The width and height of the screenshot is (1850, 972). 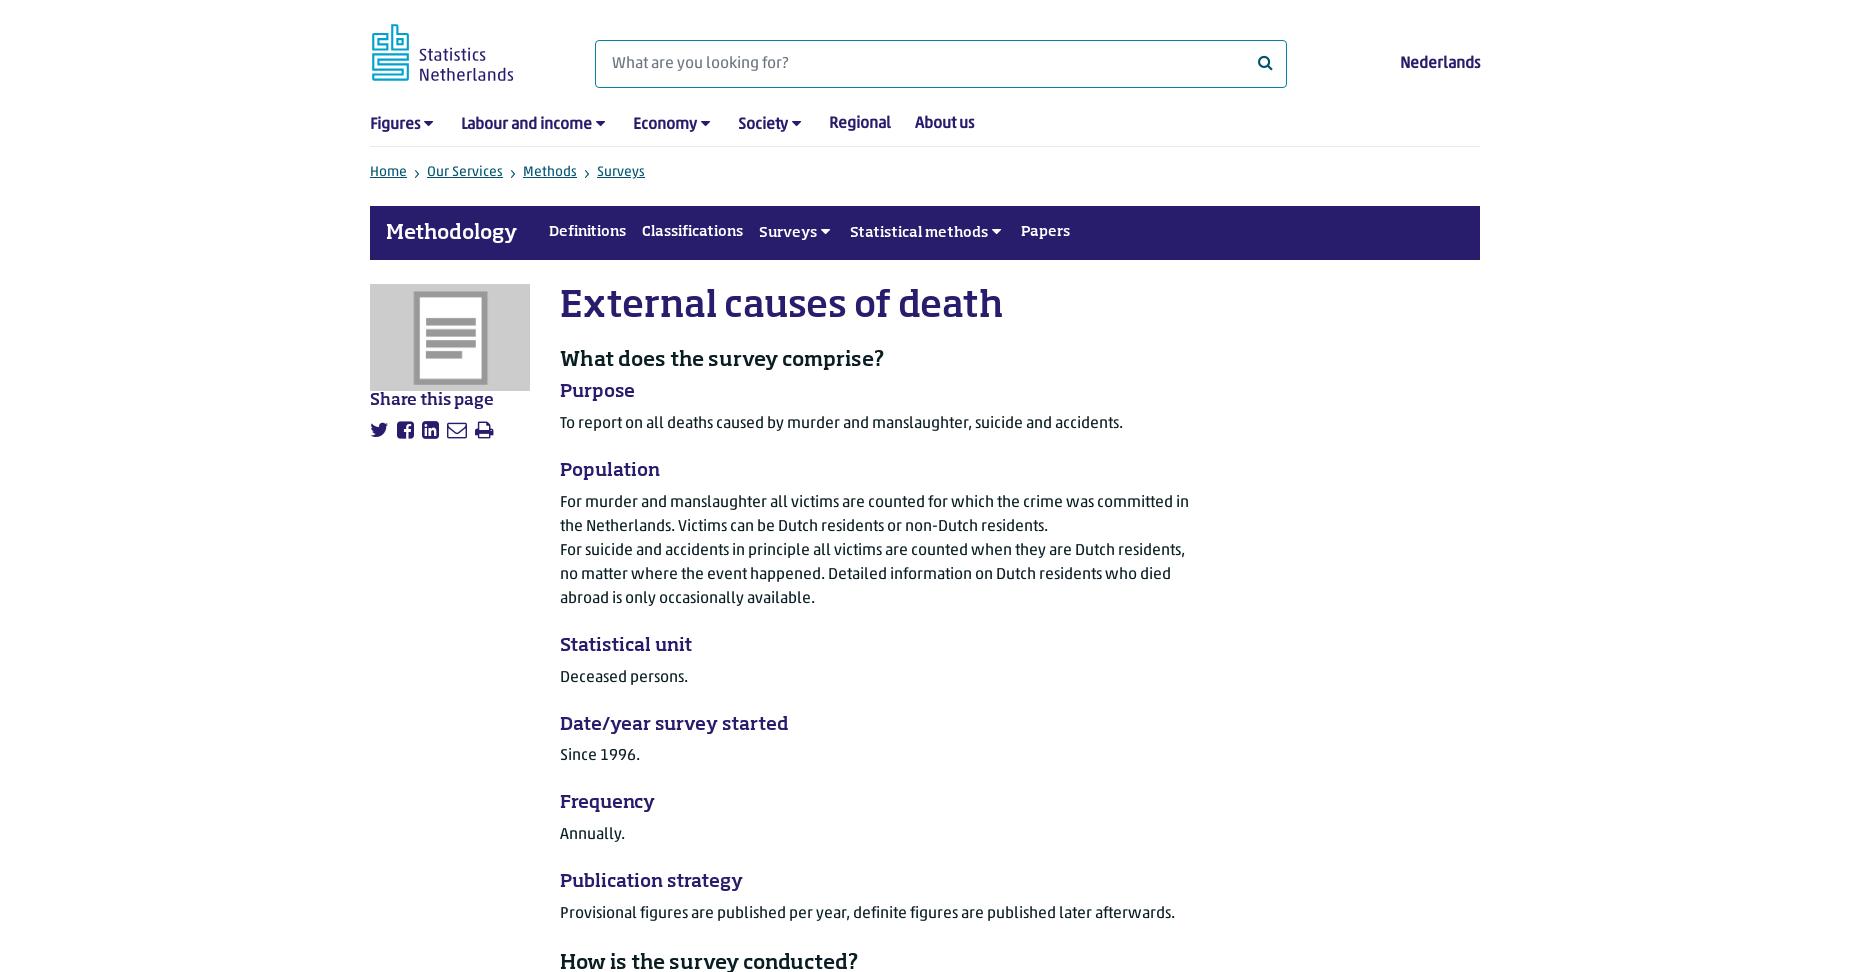 I want to click on 'Labour and income', so click(x=526, y=124).